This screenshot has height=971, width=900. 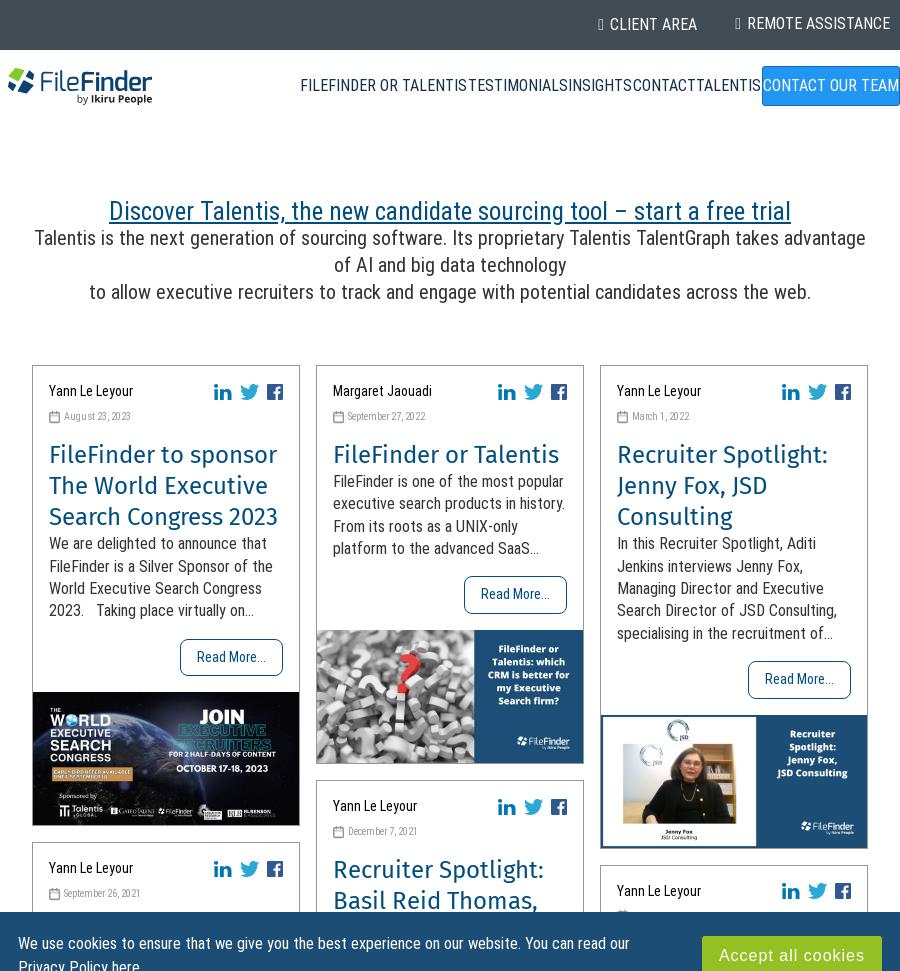 What do you see at coordinates (658, 915) in the screenshot?
I see `'July 30, 2021'` at bounding box center [658, 915].